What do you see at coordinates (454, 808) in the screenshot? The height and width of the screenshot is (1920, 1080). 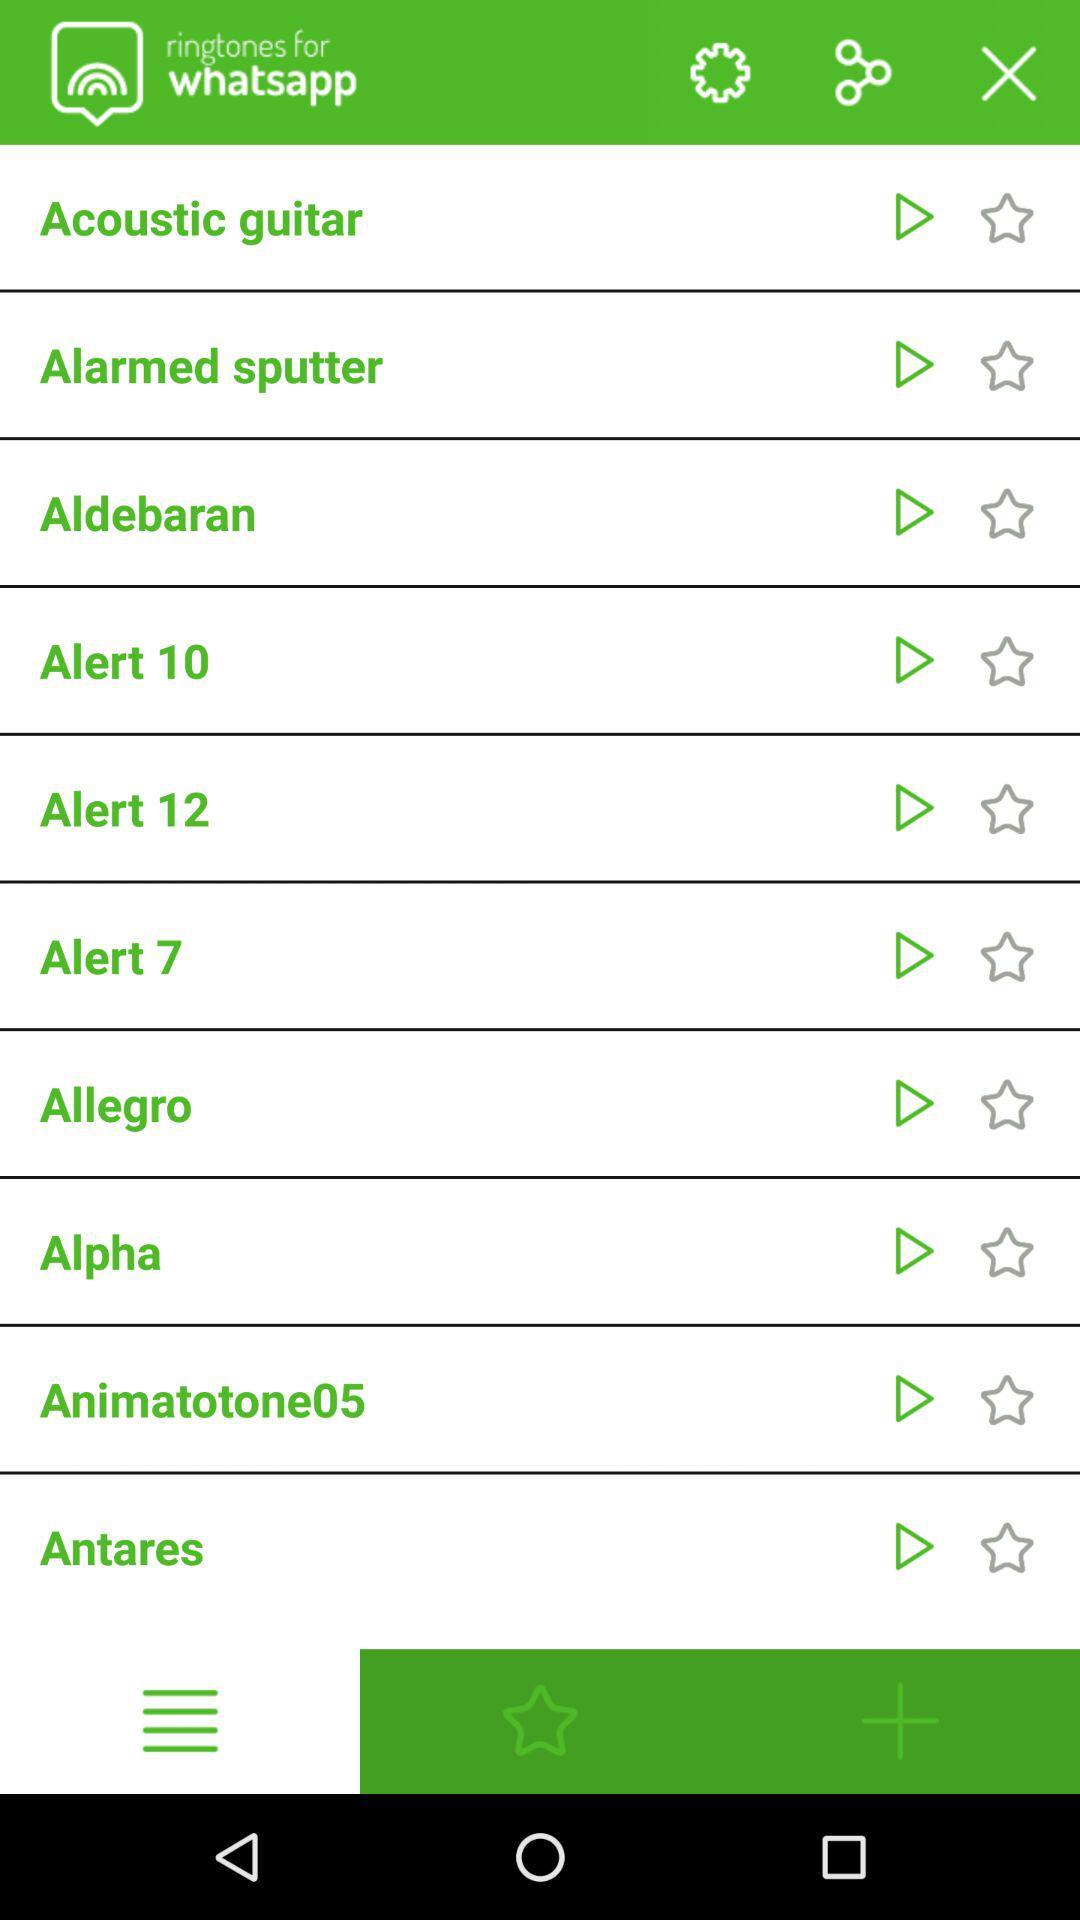 I see `alert 12 icon` at bounding box center [454, 808].